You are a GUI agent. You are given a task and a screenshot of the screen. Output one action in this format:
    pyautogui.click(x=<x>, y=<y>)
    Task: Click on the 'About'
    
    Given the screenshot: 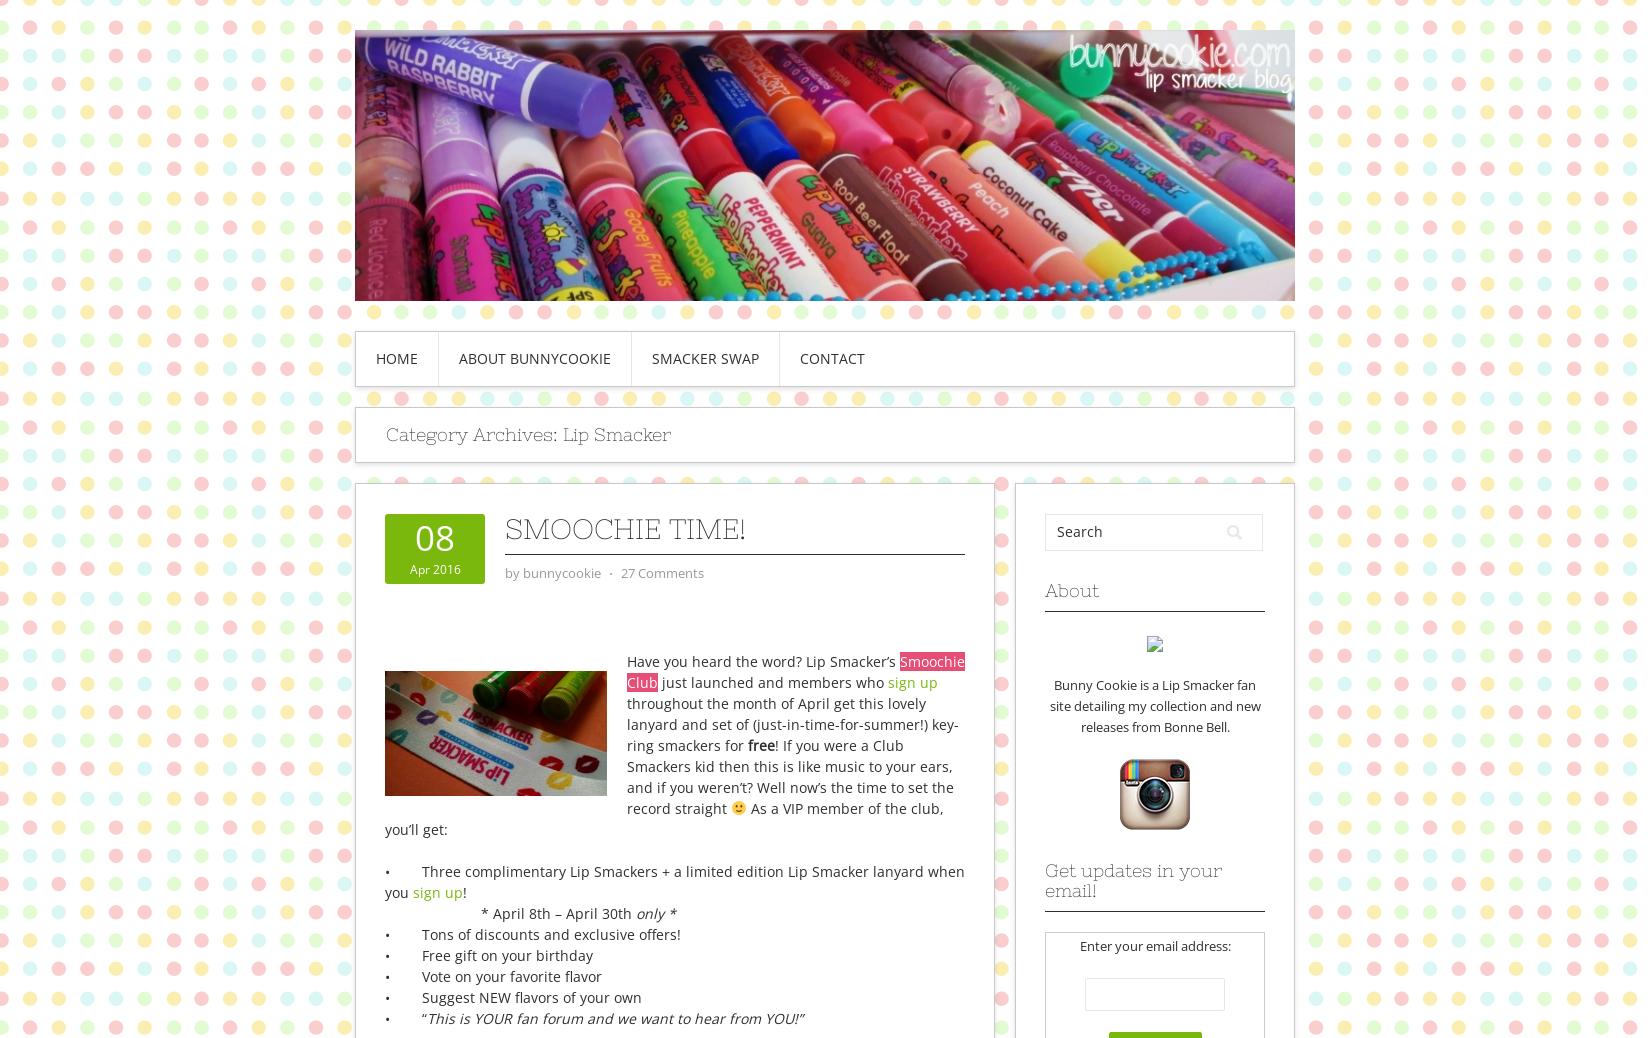 What is the action you would take?
    pyautogui.click(x=1072, y=588)
    